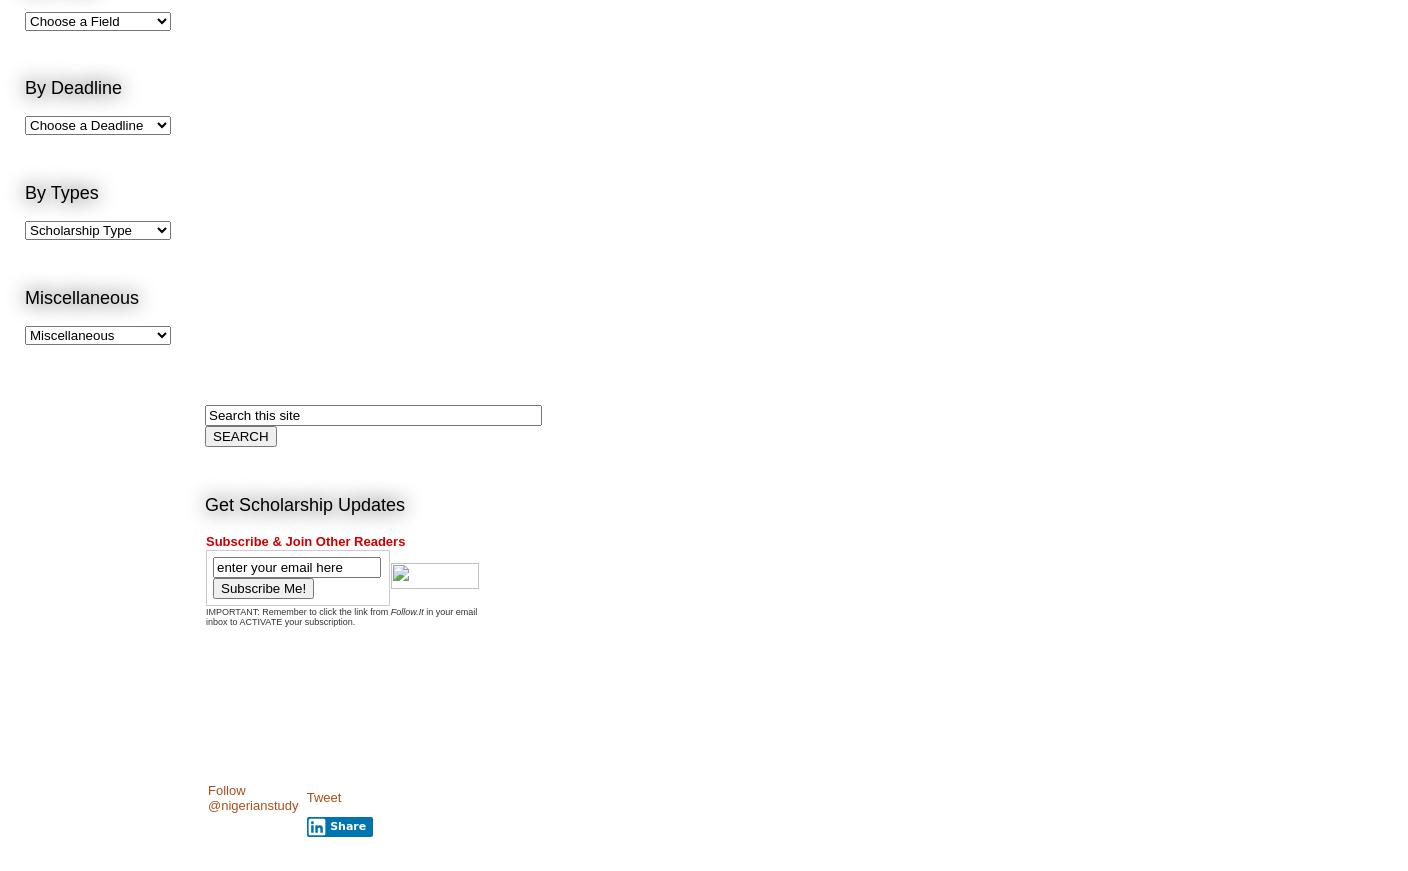 Image resolution: width=1408 pixels, height=871 pixels. What do you see at coordinates (341, 614) in the screenshot?
I see `'in your email inbox to ACTIVATE your subscription.'` at bounding box center [341, 614].